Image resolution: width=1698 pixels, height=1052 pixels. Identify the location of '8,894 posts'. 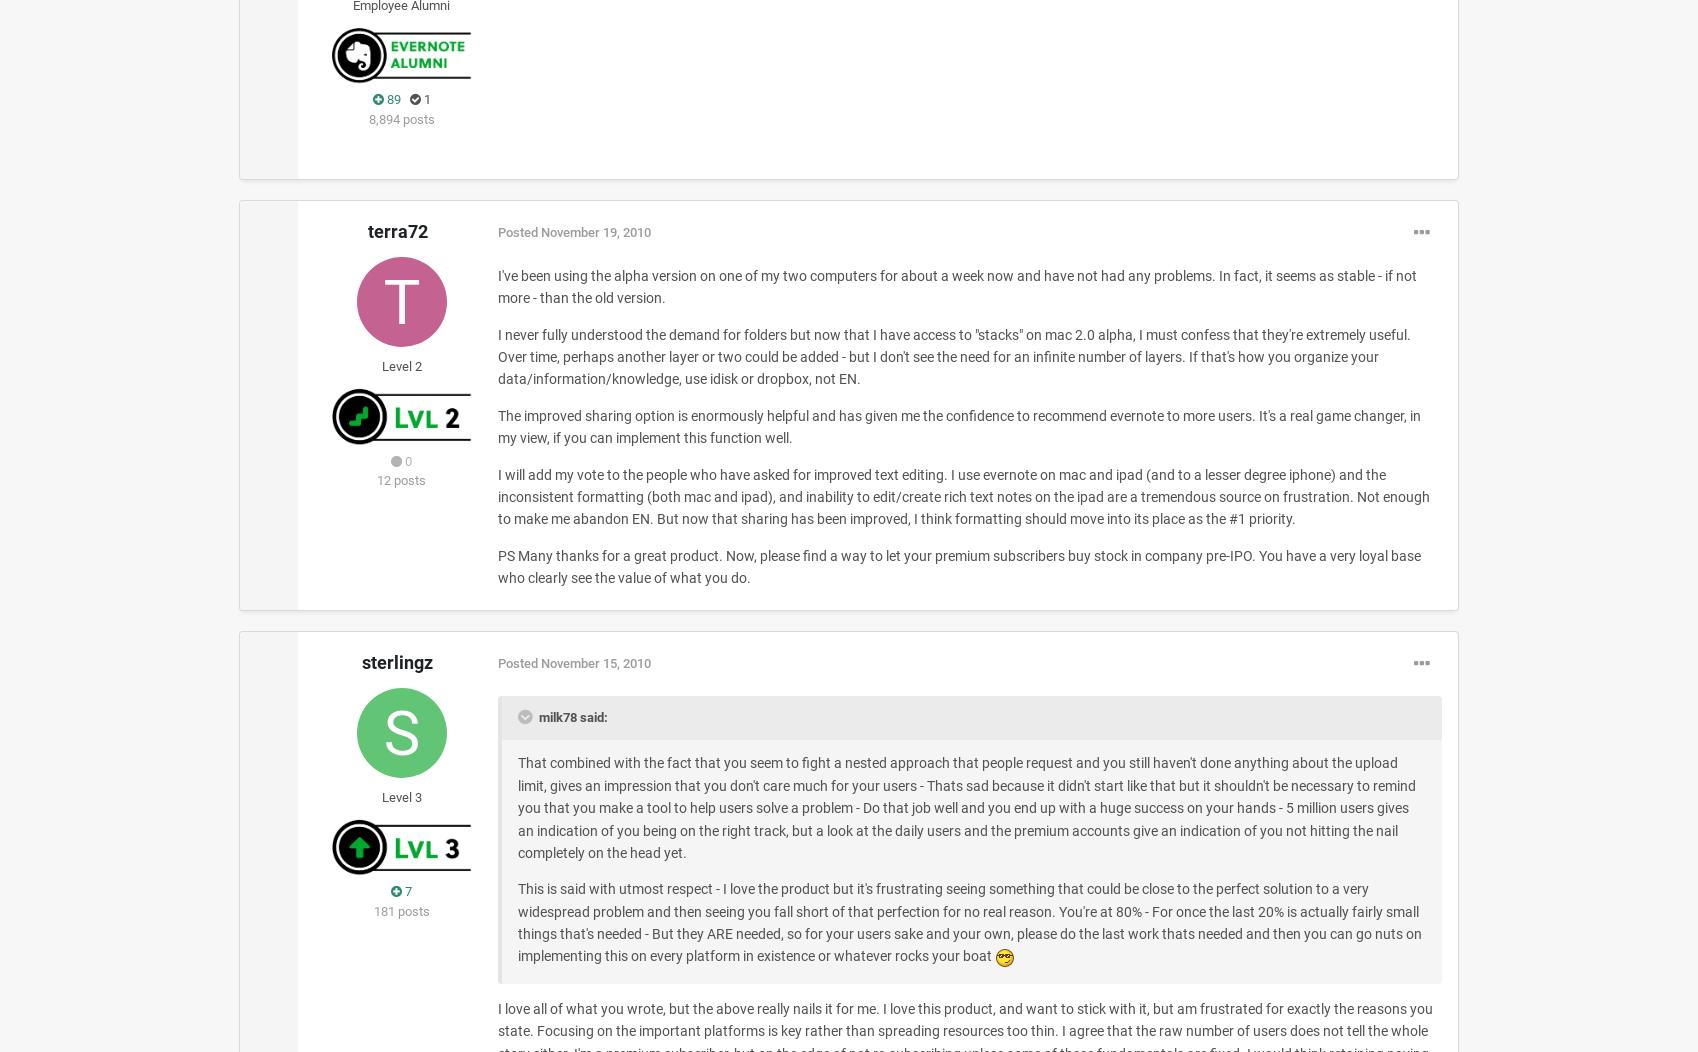
(401, 118).